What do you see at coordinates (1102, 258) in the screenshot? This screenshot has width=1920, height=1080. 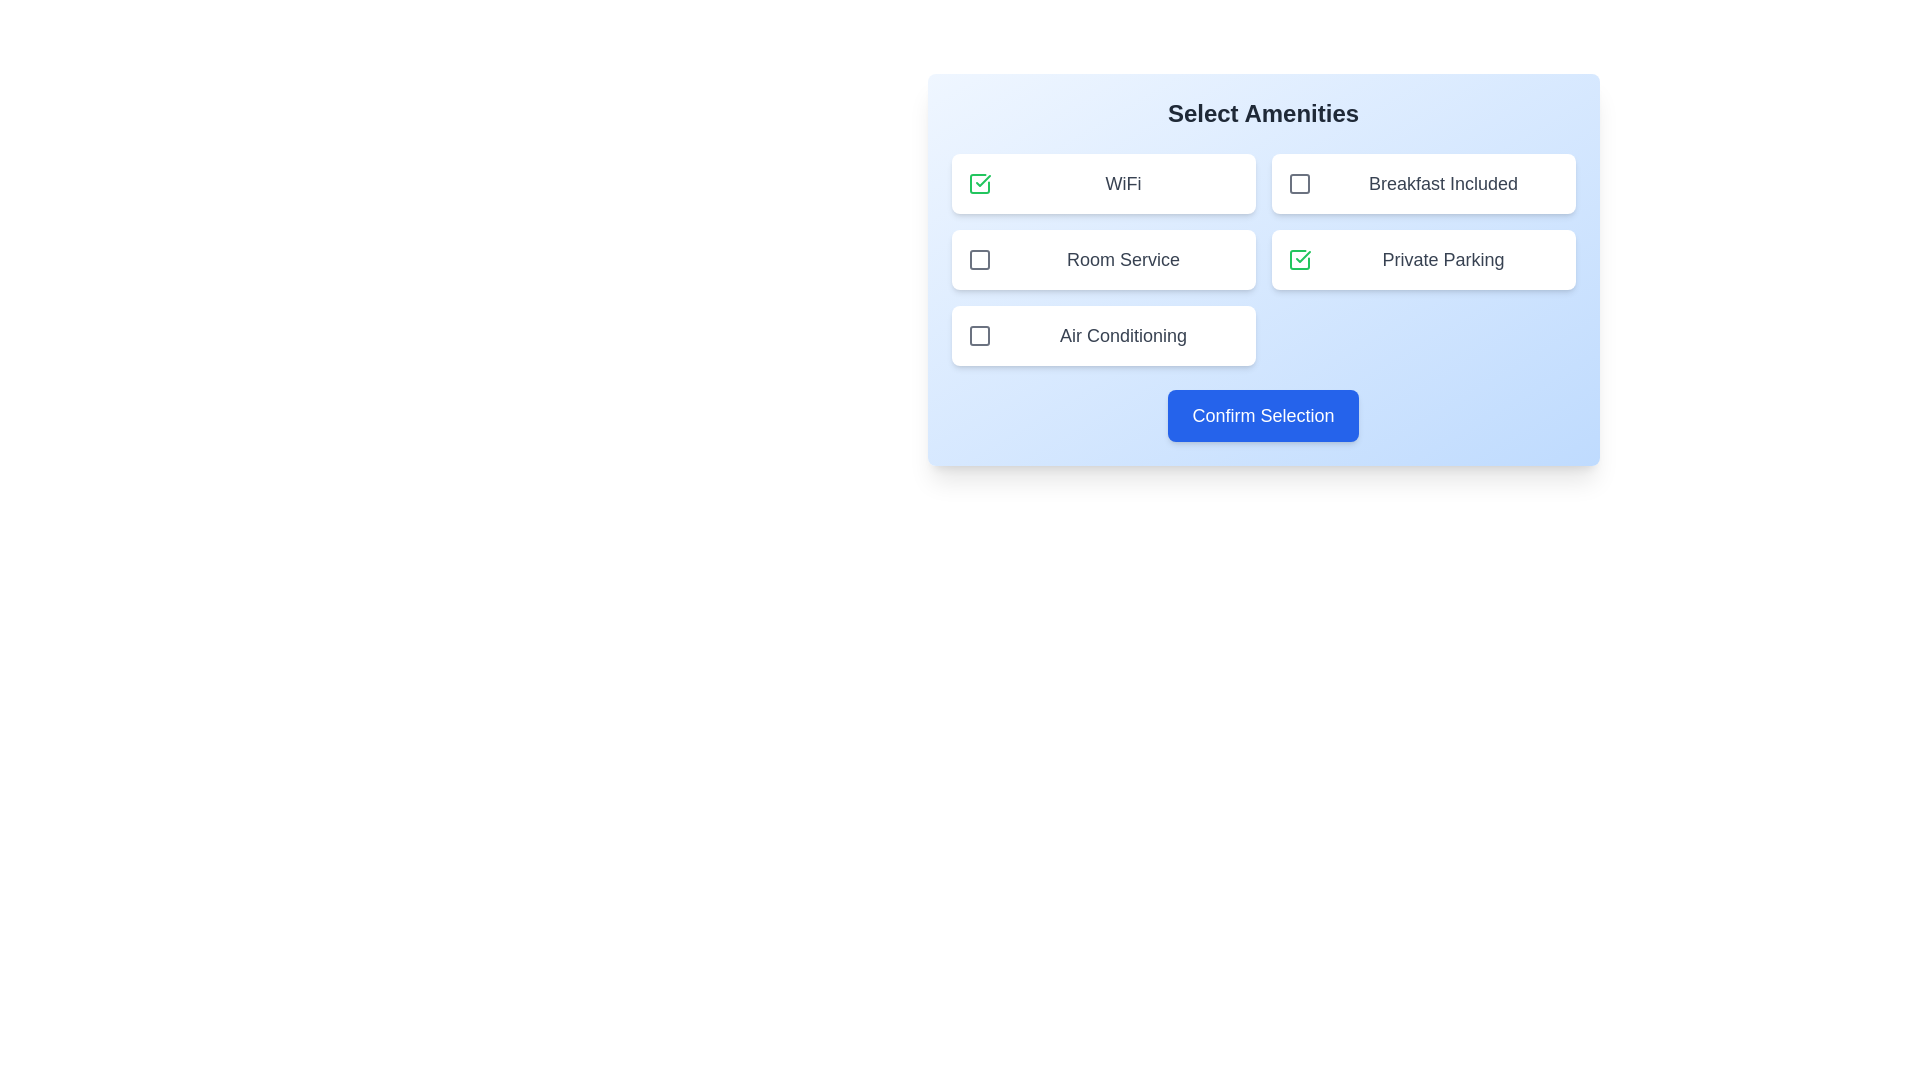 I see `the checkbox for the 'Room Service' amenity` at bounding box center [1102, 258].